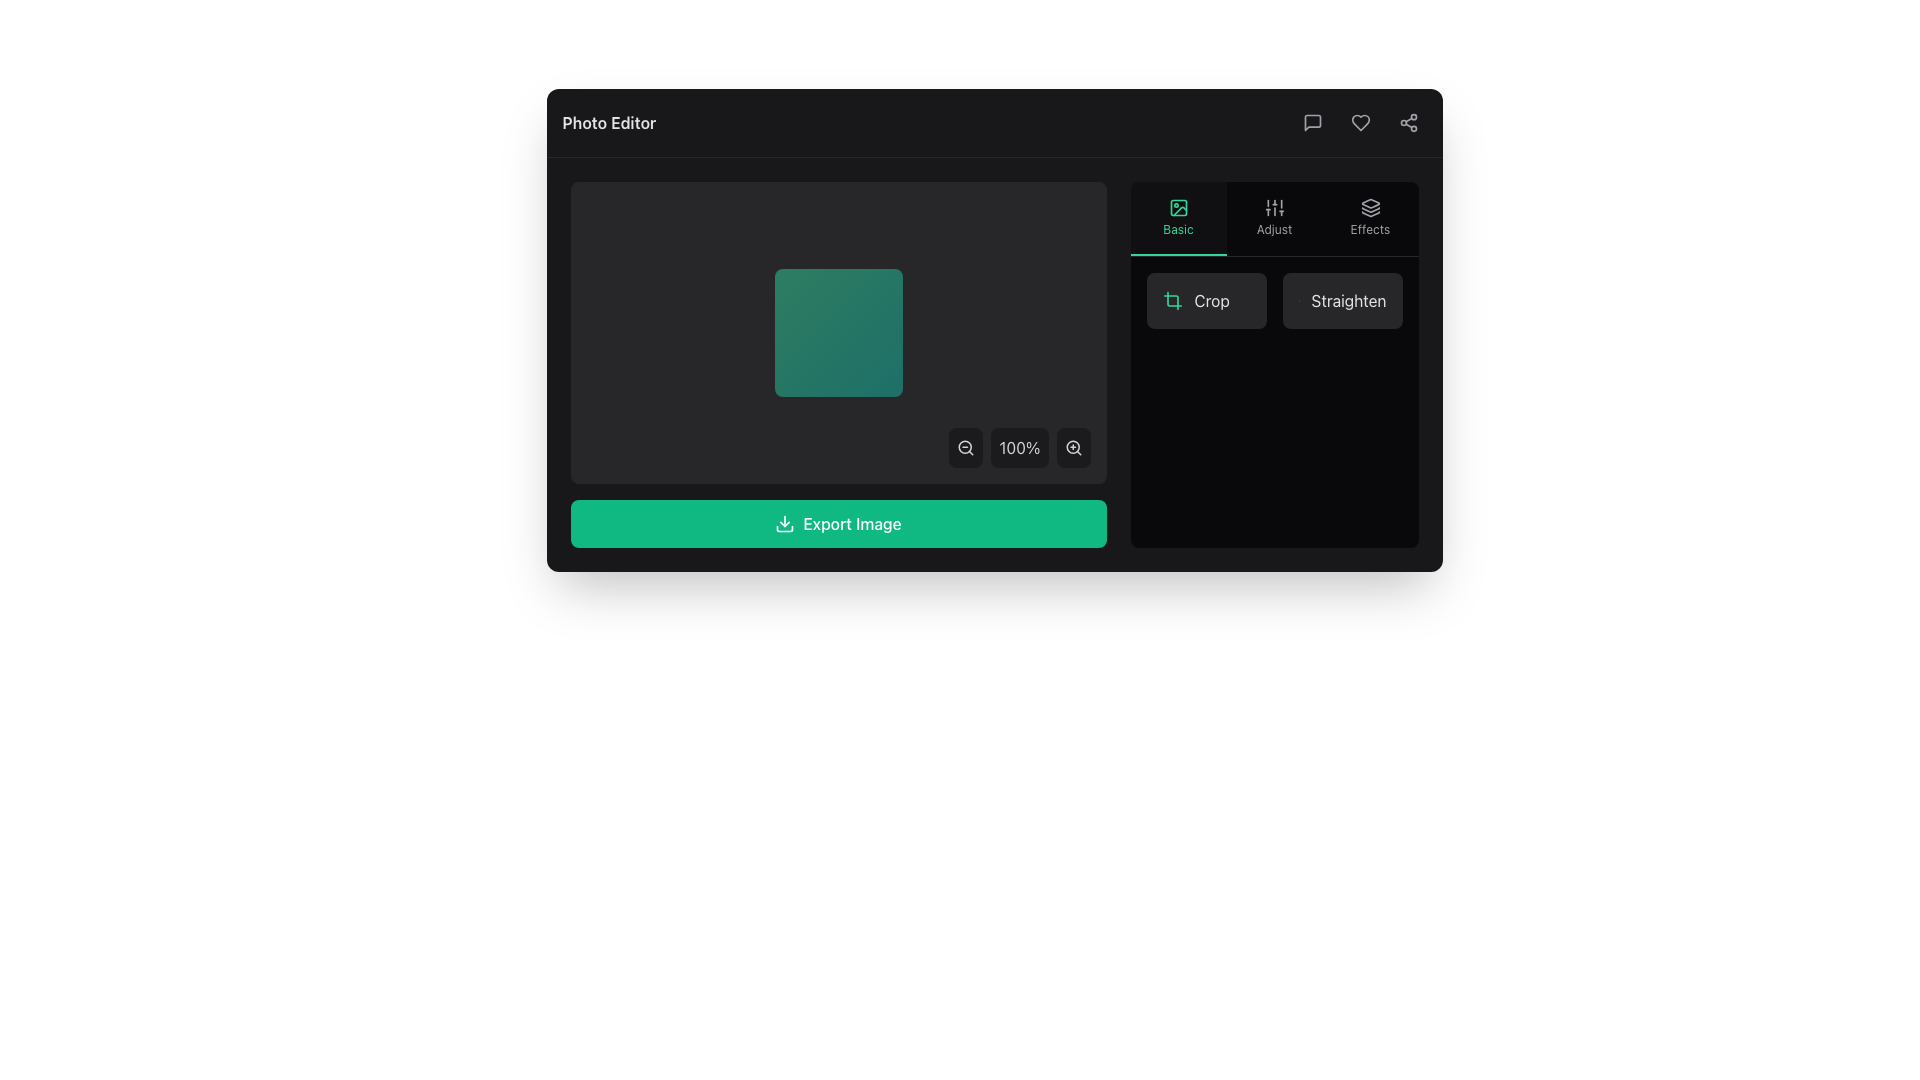  What do you see at coordinates (1072, 446) in the screenshot?
I see `the magnifying glass icon with a '+' symbol to zoom in, located at the lower-right corner of the content display panel adjacent to the zoom percentage indicator ('100%')` at bounding box center [1072, 446].